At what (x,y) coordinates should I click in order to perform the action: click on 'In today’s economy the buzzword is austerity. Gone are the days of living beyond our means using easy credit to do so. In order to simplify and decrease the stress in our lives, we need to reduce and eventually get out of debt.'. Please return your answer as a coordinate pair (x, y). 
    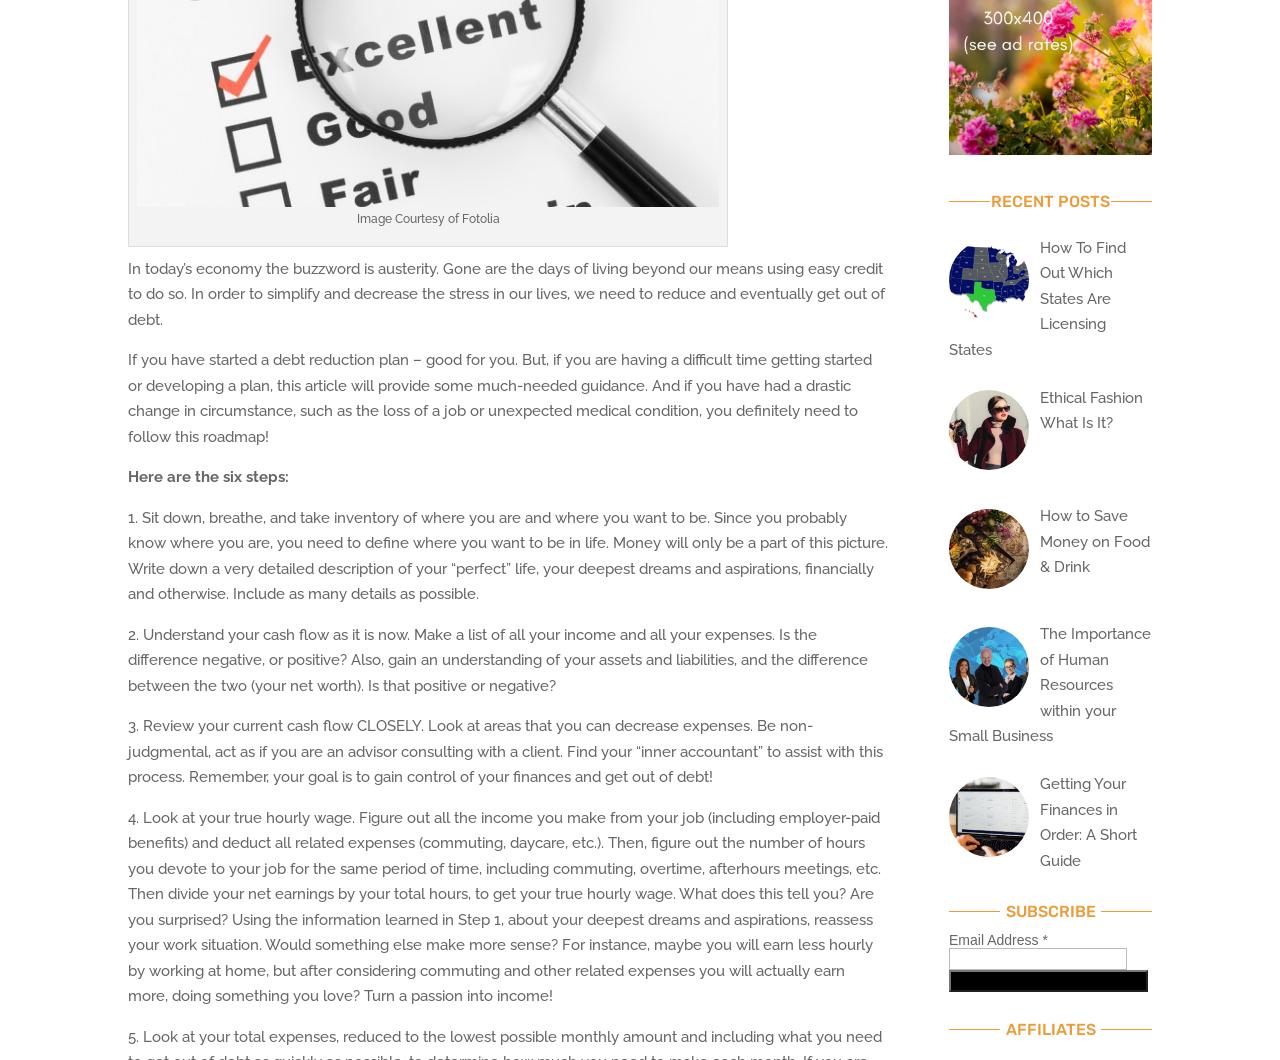
    Looking at the image, I should click on (506, 293).